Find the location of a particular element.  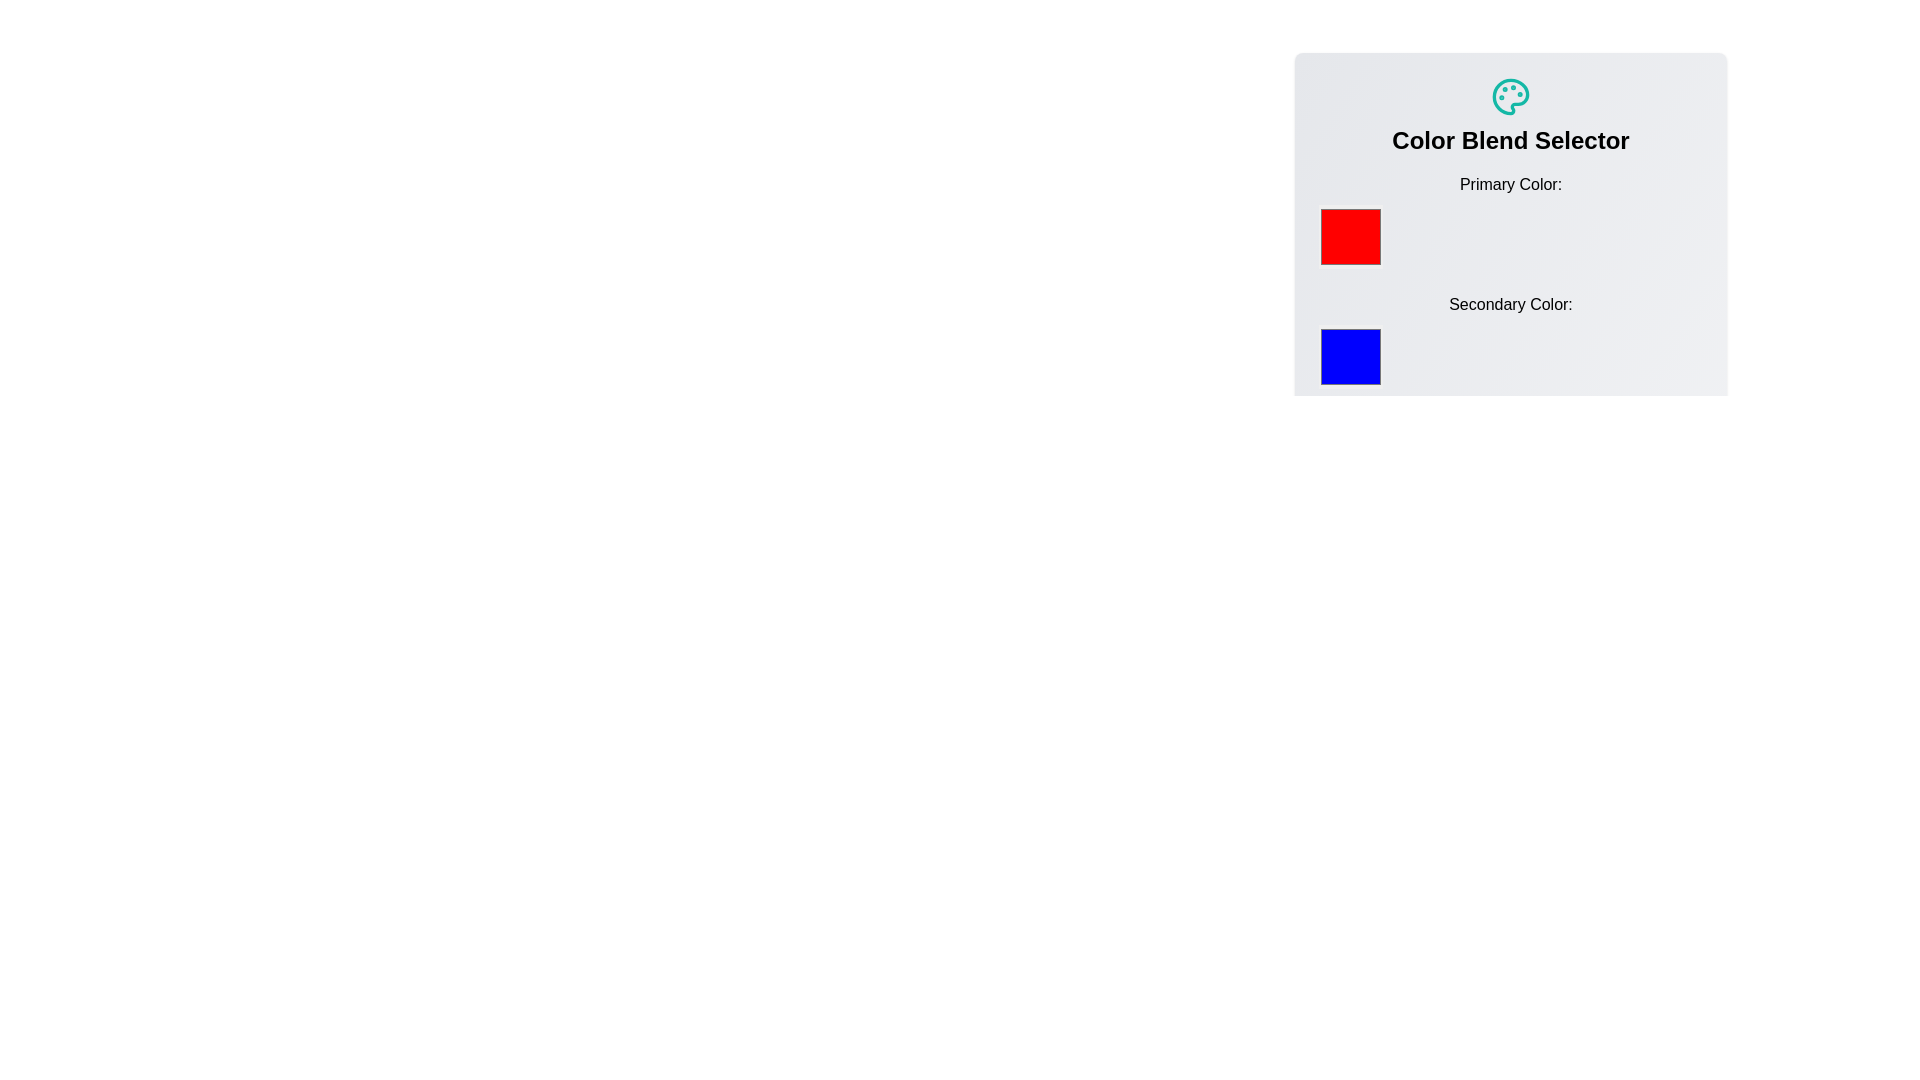

the Text label indicating the purpose of the adjacent color input square button, which is to select the primary color is located at coordinates (1511, 185).